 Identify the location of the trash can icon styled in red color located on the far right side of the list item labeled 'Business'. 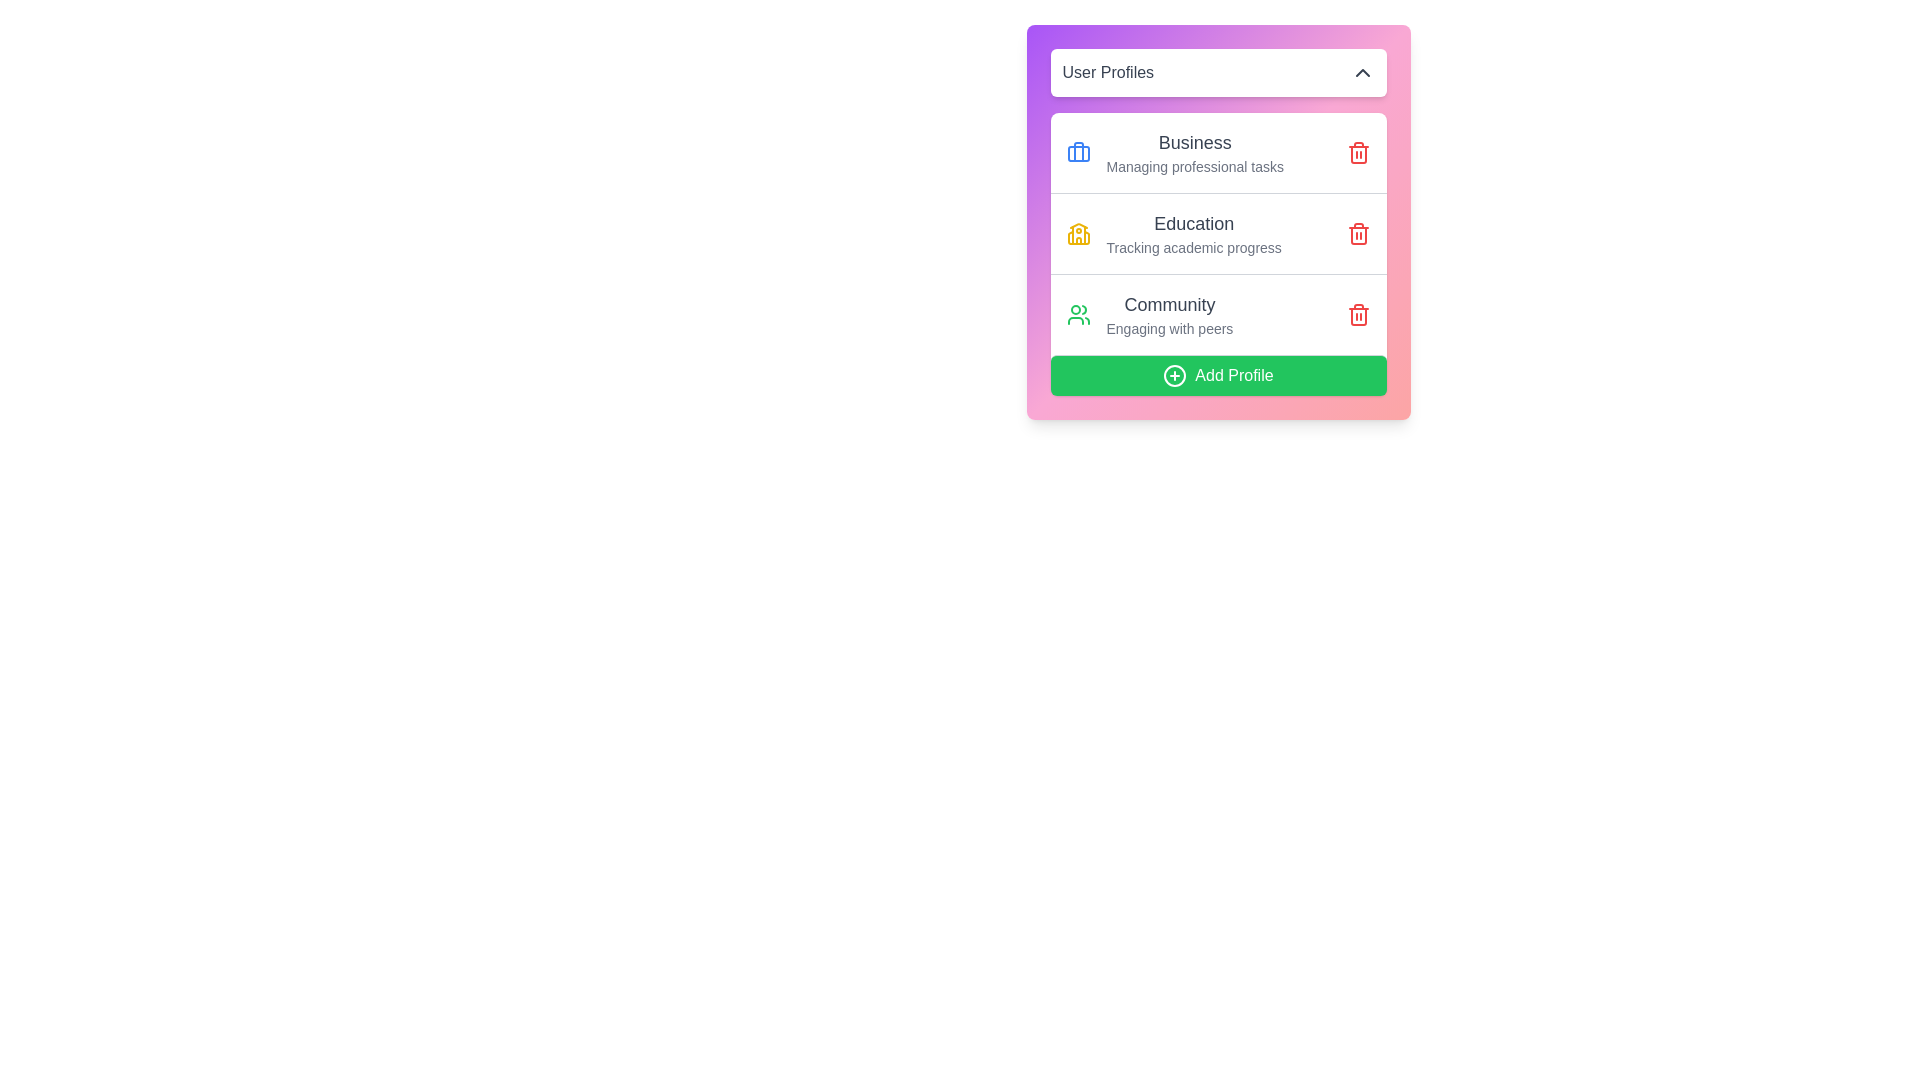
(1358, 152).